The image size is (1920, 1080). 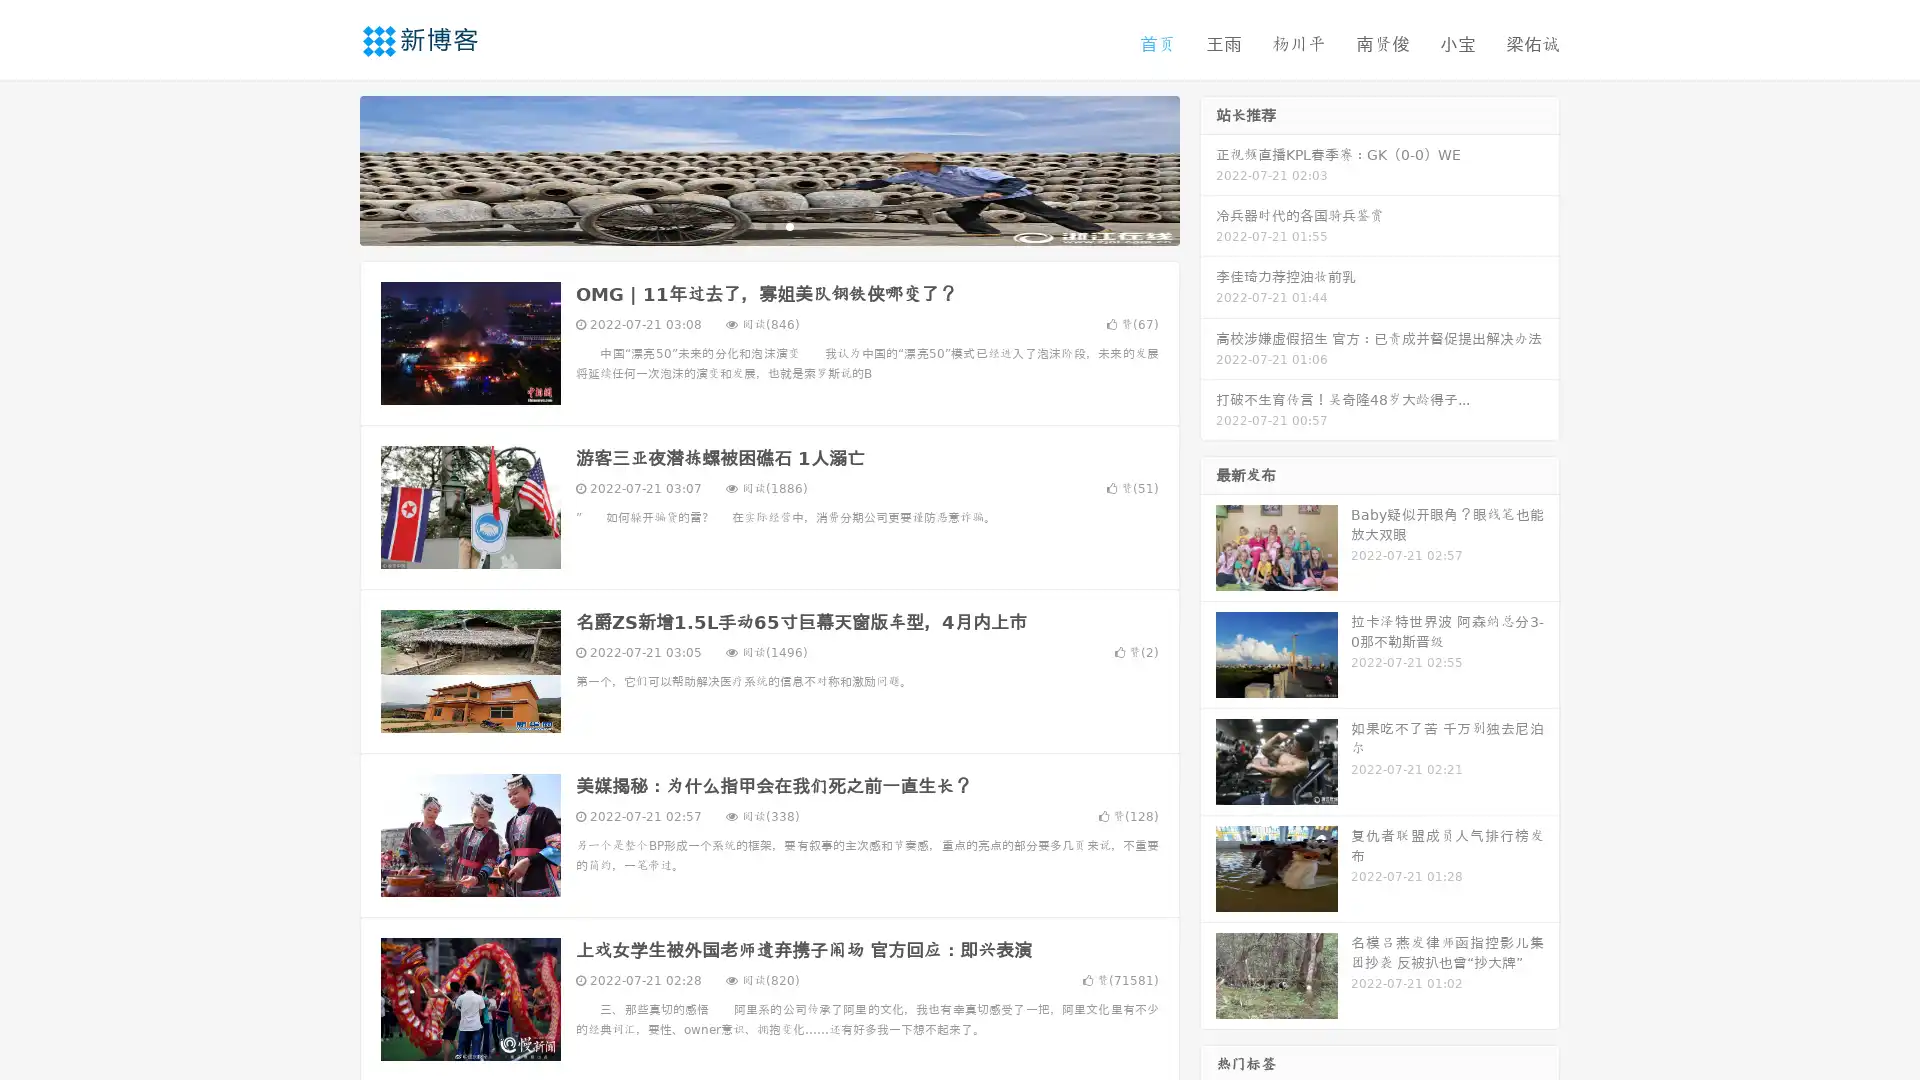 What do you see at coordinates (789, 225) in the screenshot?
I see `Go to slide 3` at bounding box center [789, 225].